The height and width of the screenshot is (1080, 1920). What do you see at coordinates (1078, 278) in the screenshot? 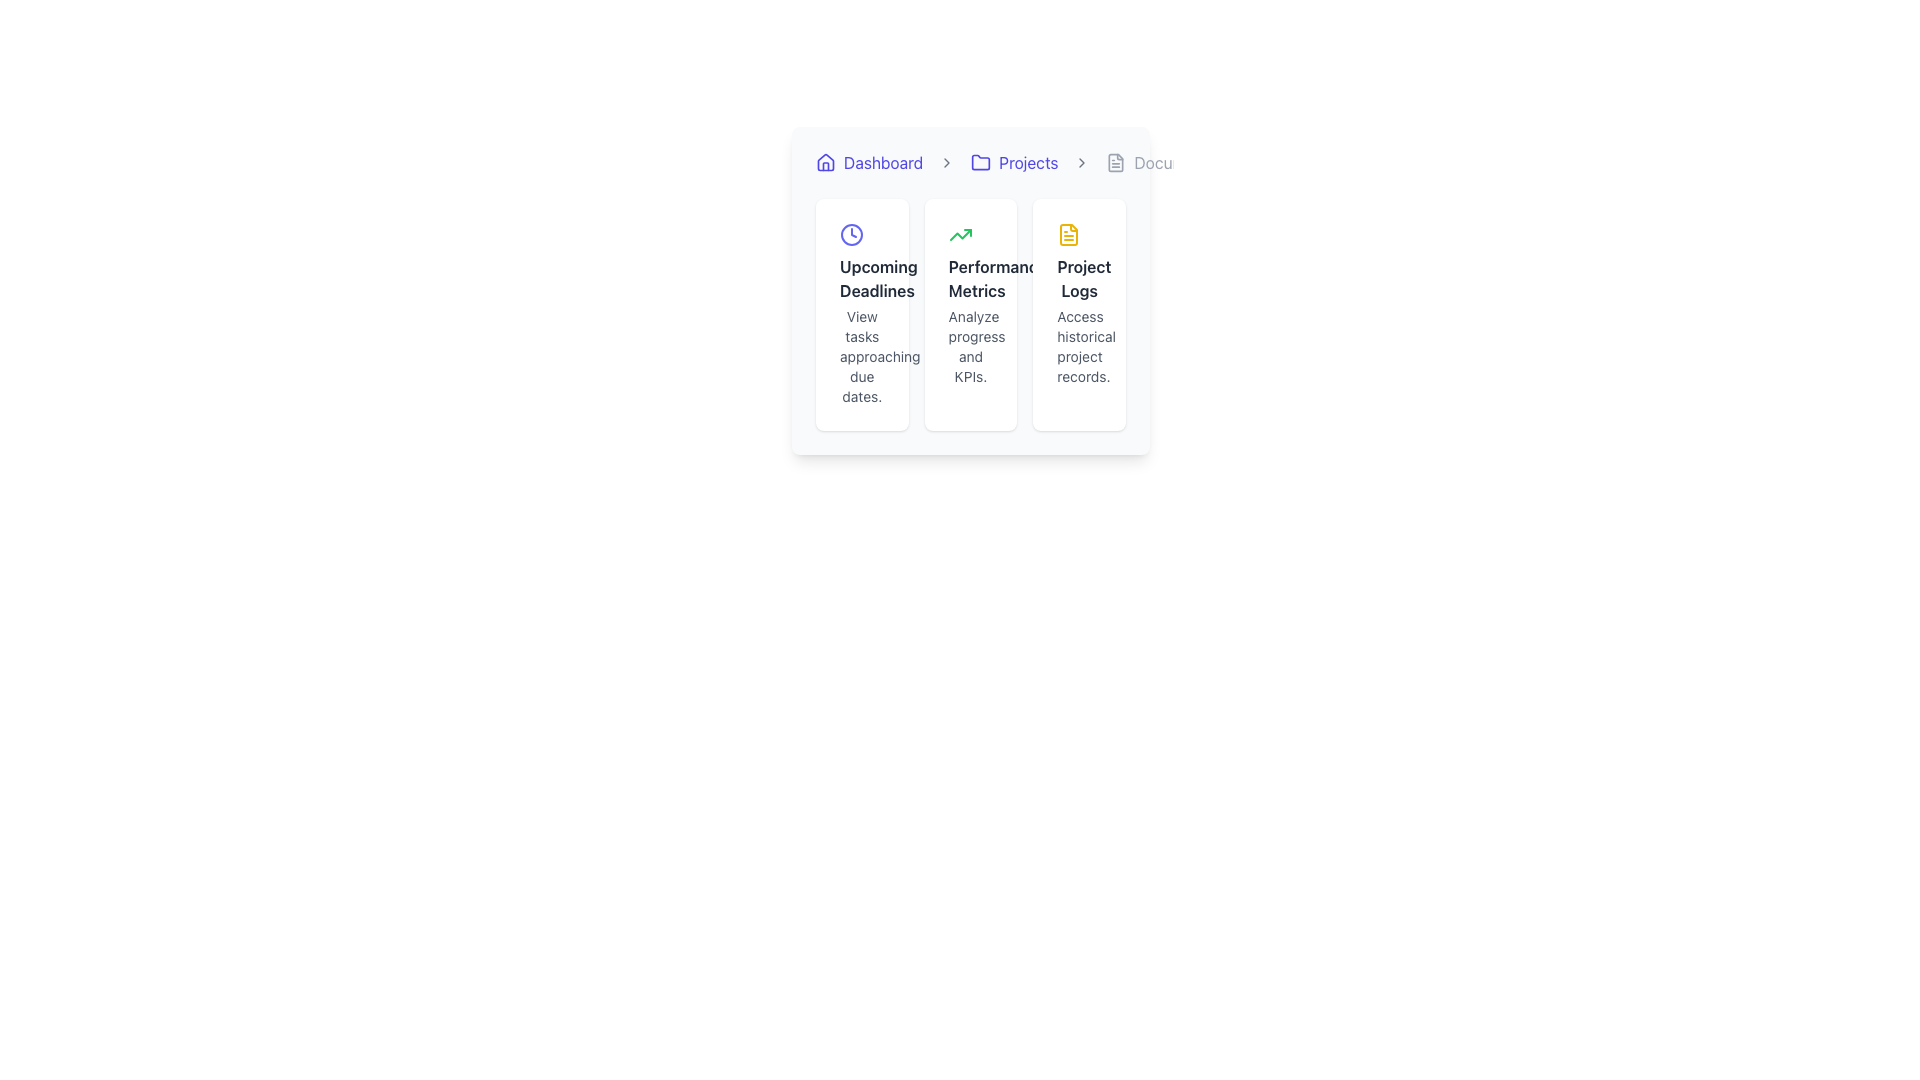
I see `the centrally placed Text Label within the third section of the row of cards, which serves as a heading or title for the associated card` at bounding box center [1078, 278].